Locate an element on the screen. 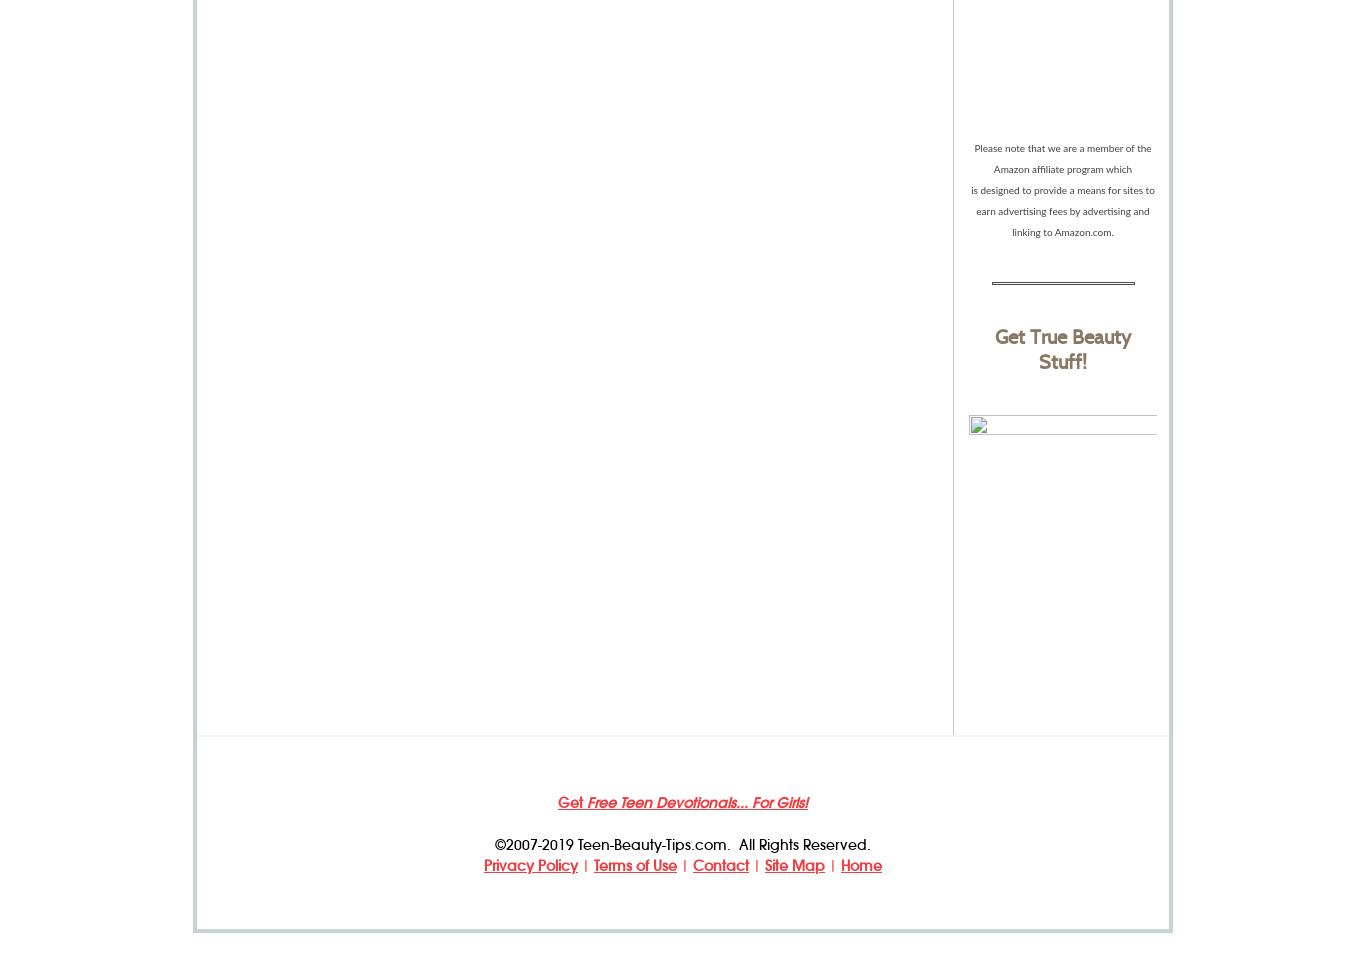 This screenshot has width=1366, height=977. 'Terms of Use' is located at coordinates (634, 865).